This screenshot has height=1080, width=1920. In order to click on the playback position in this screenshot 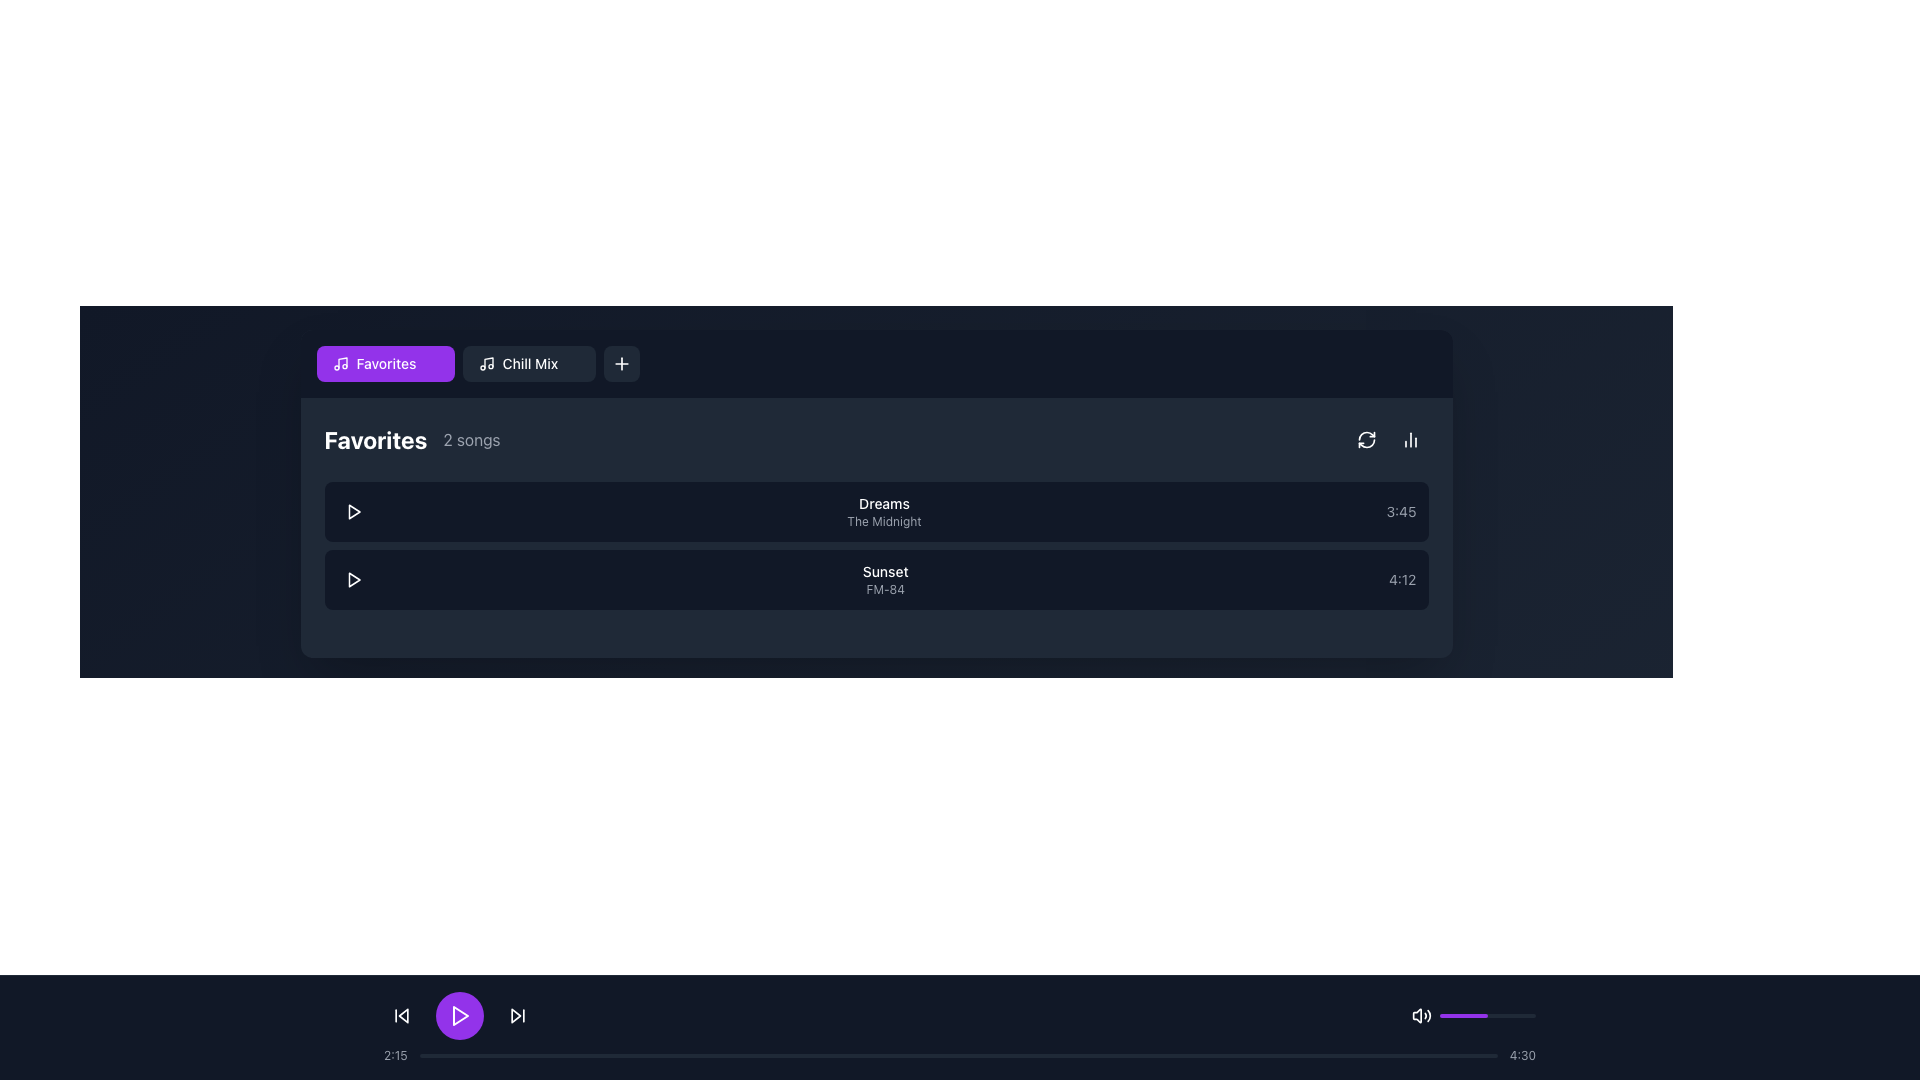, I will do `click(594, 1055)`.